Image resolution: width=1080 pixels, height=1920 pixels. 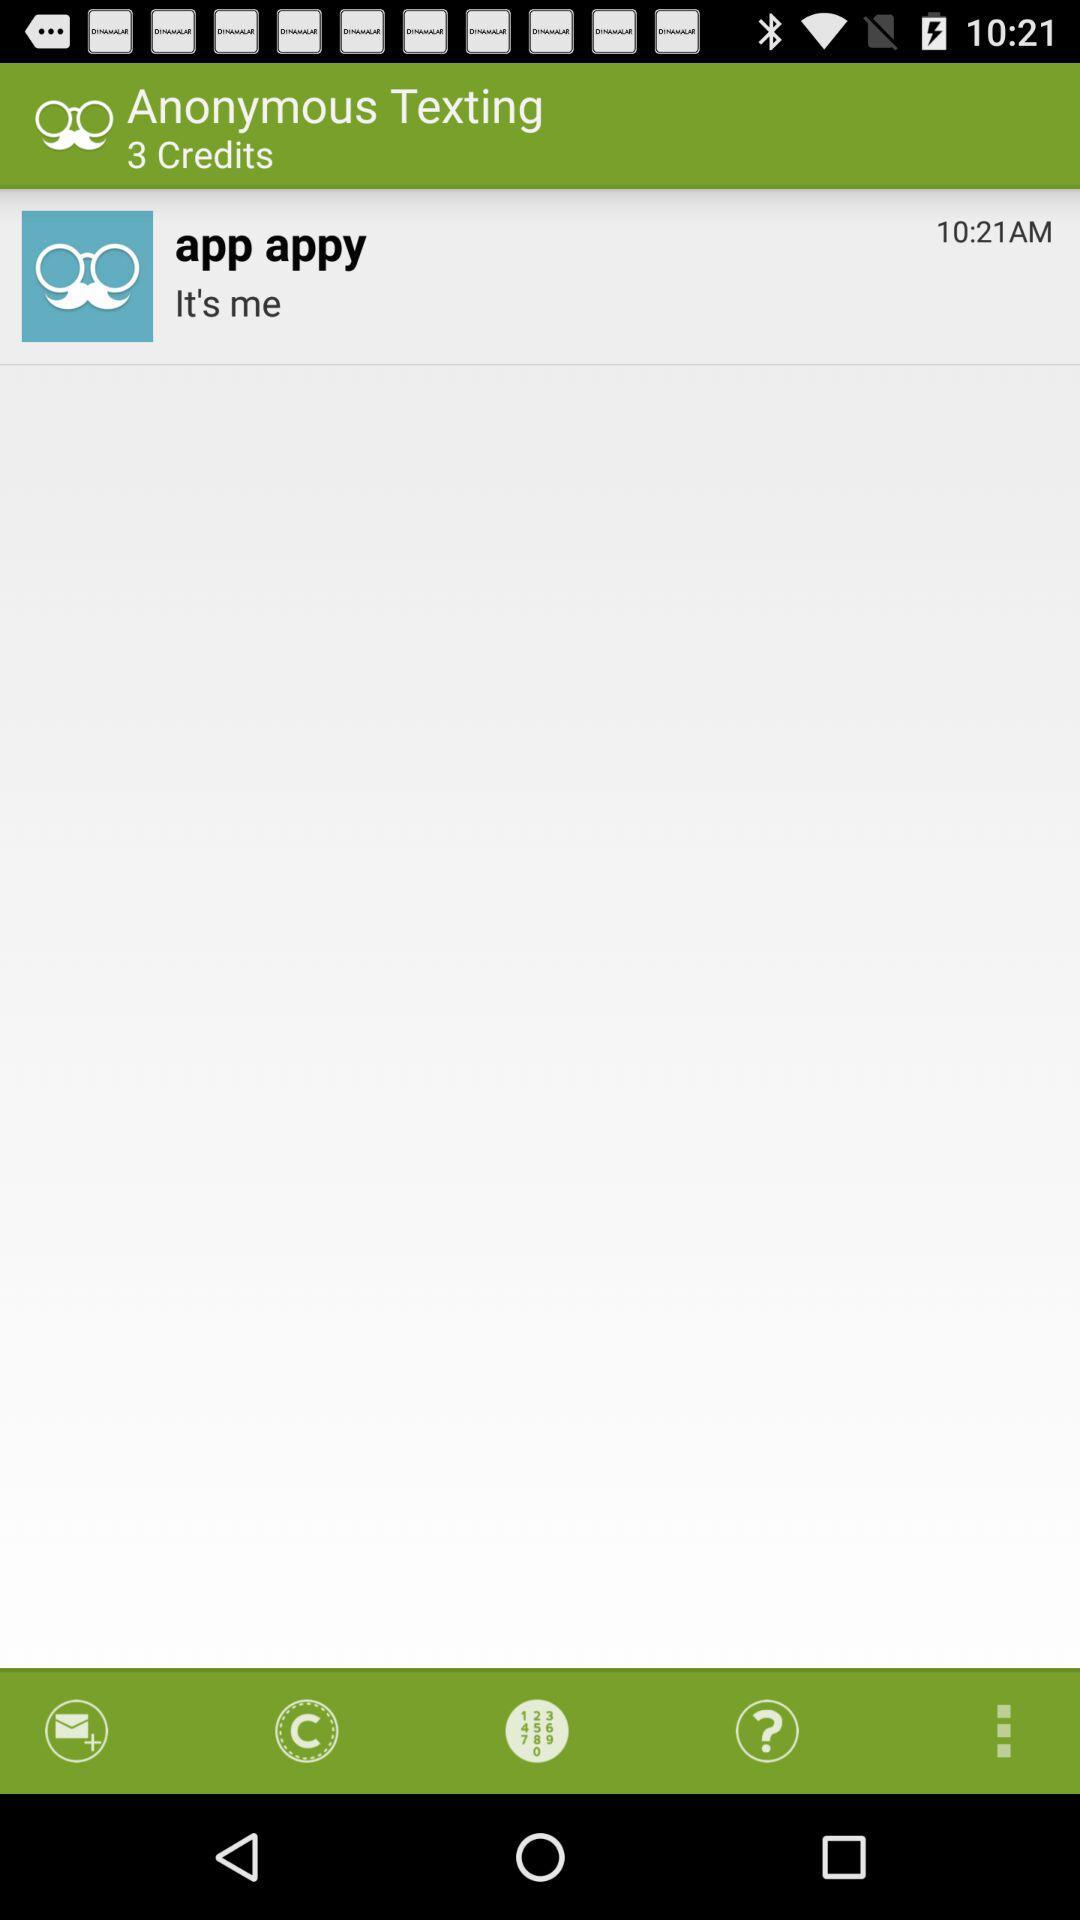 What do you see at coordinates (994, 226) in the screenshot?
I see `app above the it's me icon` at bounding box center [994, 226].